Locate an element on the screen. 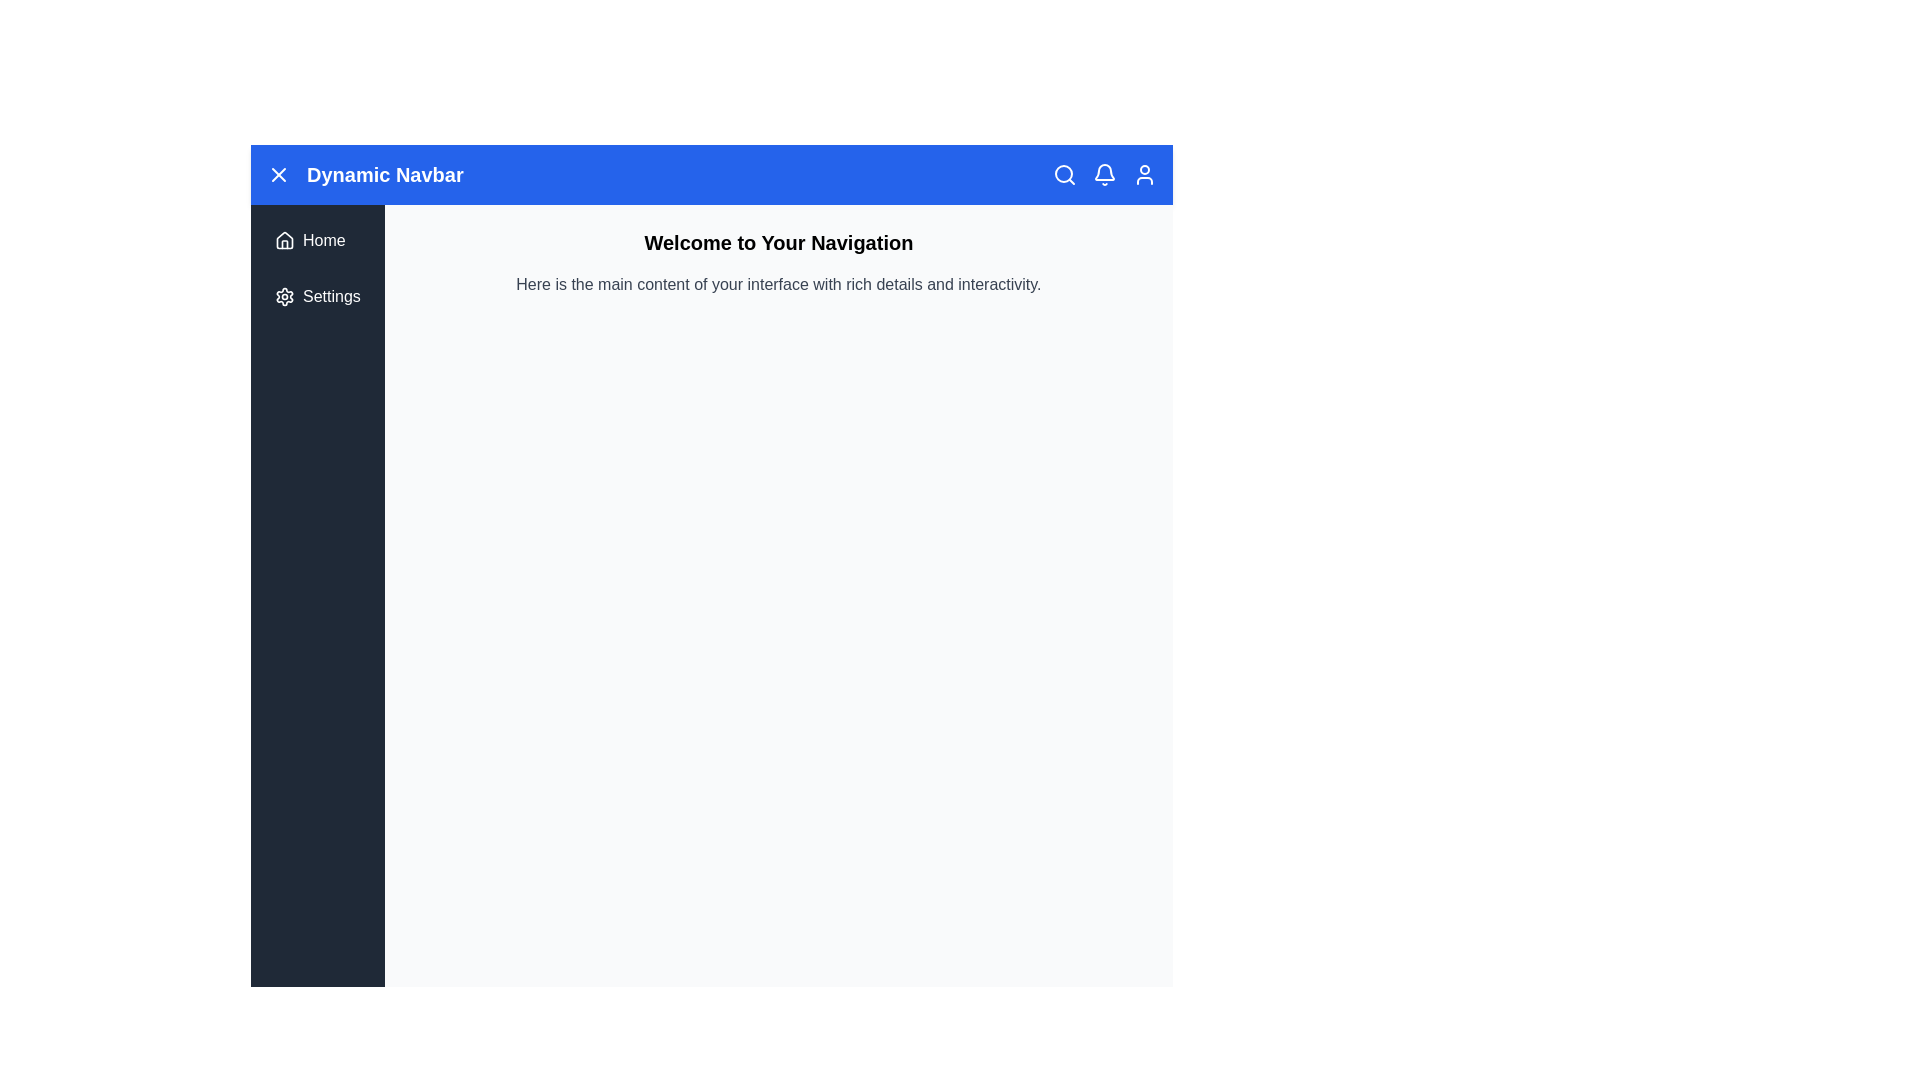  the Text Label located in the blue navigation bar, which serves as a title or label for the navigation context, positioned to the right of the 'X' icon is located at coordinates (365, 173).